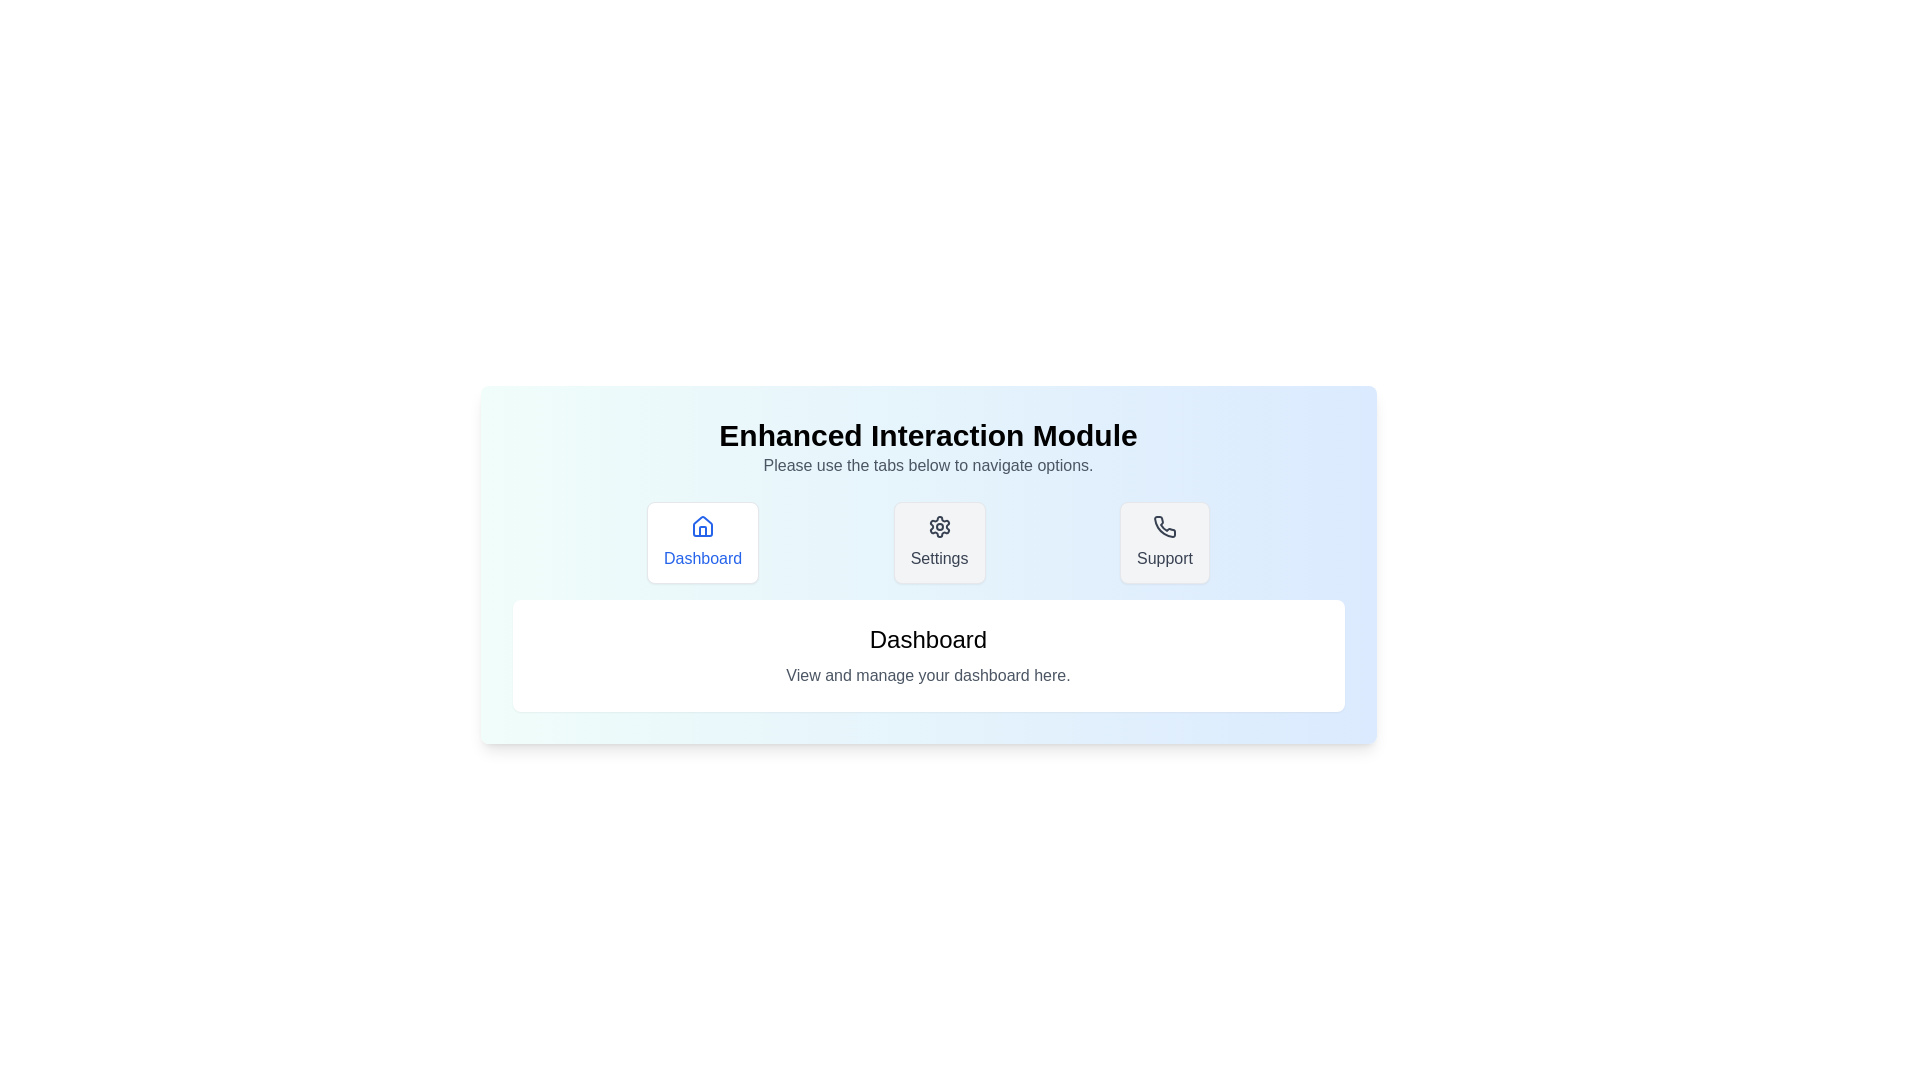 This screenshot has height=1080, width=1920. Describe the element at coordinates (1165, 543) in the screenshot. I see `the tab with label Support to observe its icon and visual effect` at that location.